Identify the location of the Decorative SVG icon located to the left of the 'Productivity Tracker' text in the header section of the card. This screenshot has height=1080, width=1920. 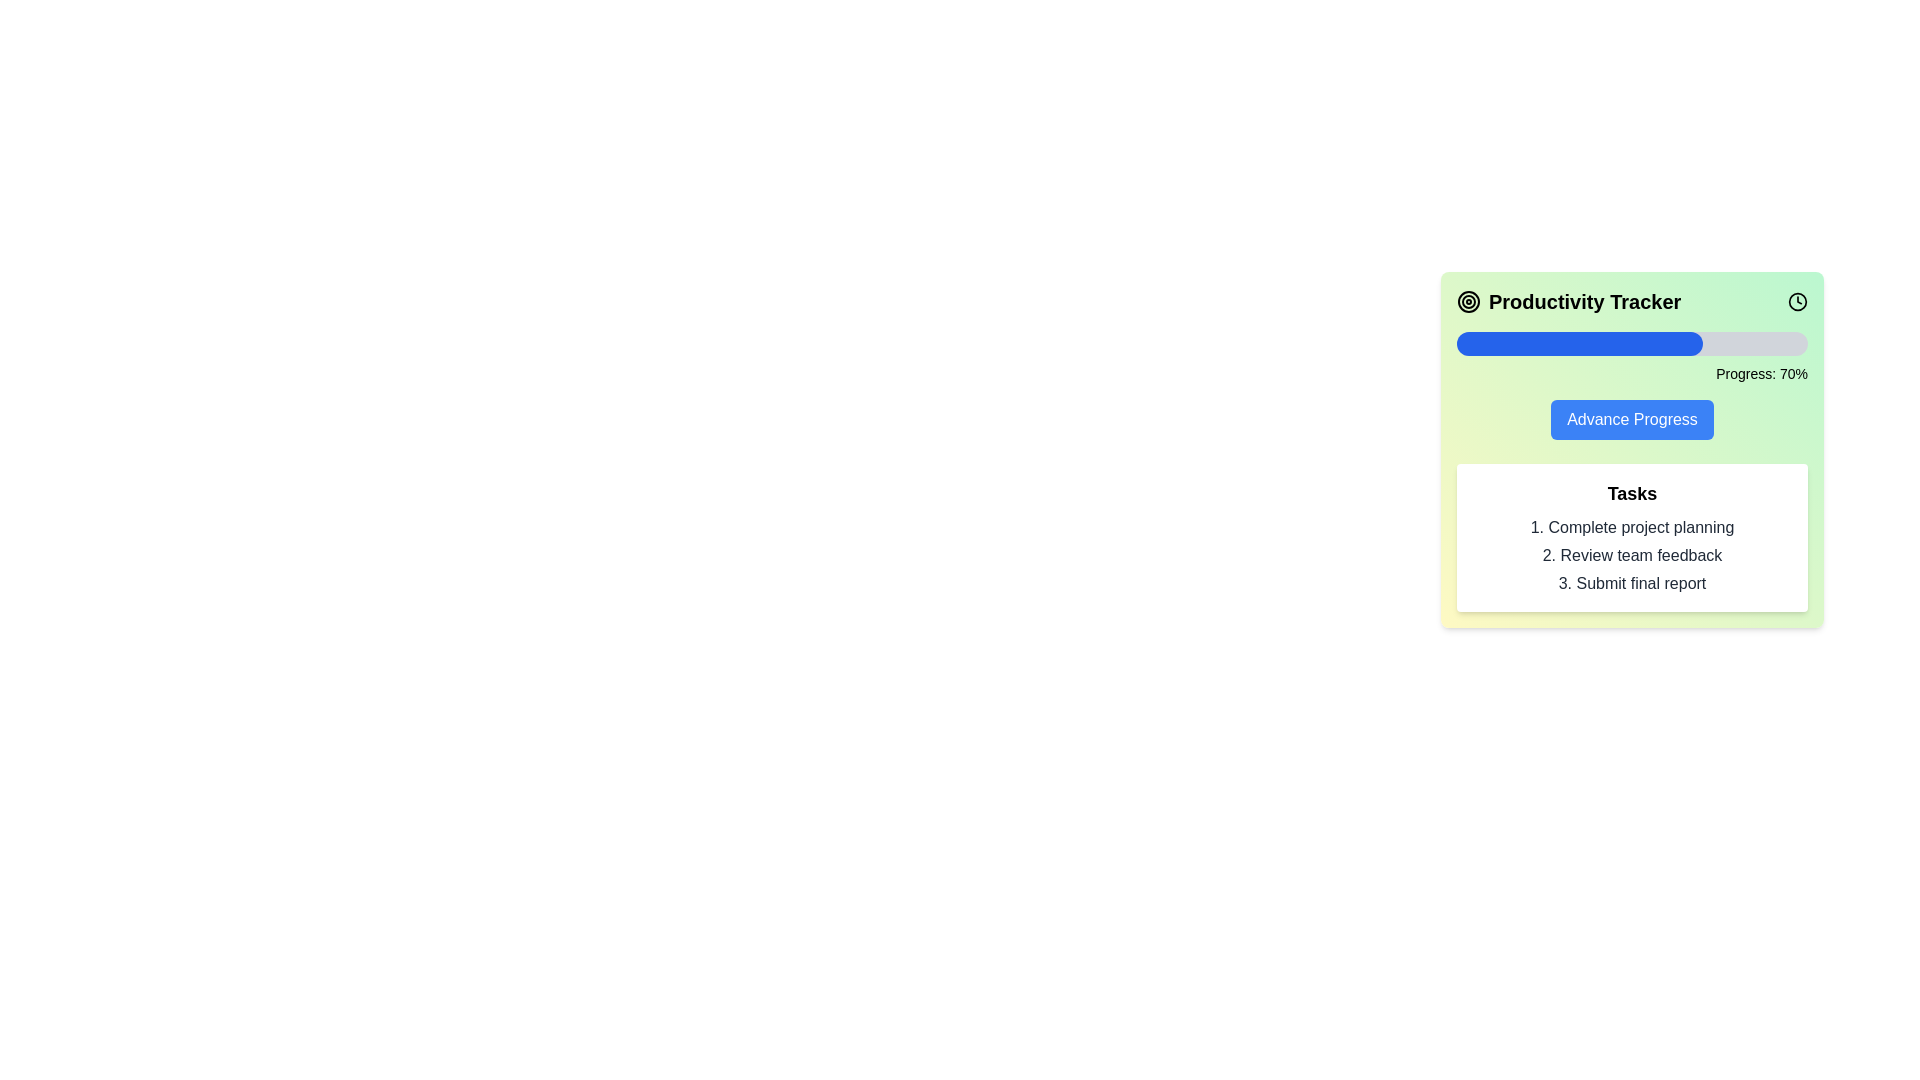
(1468, 301).